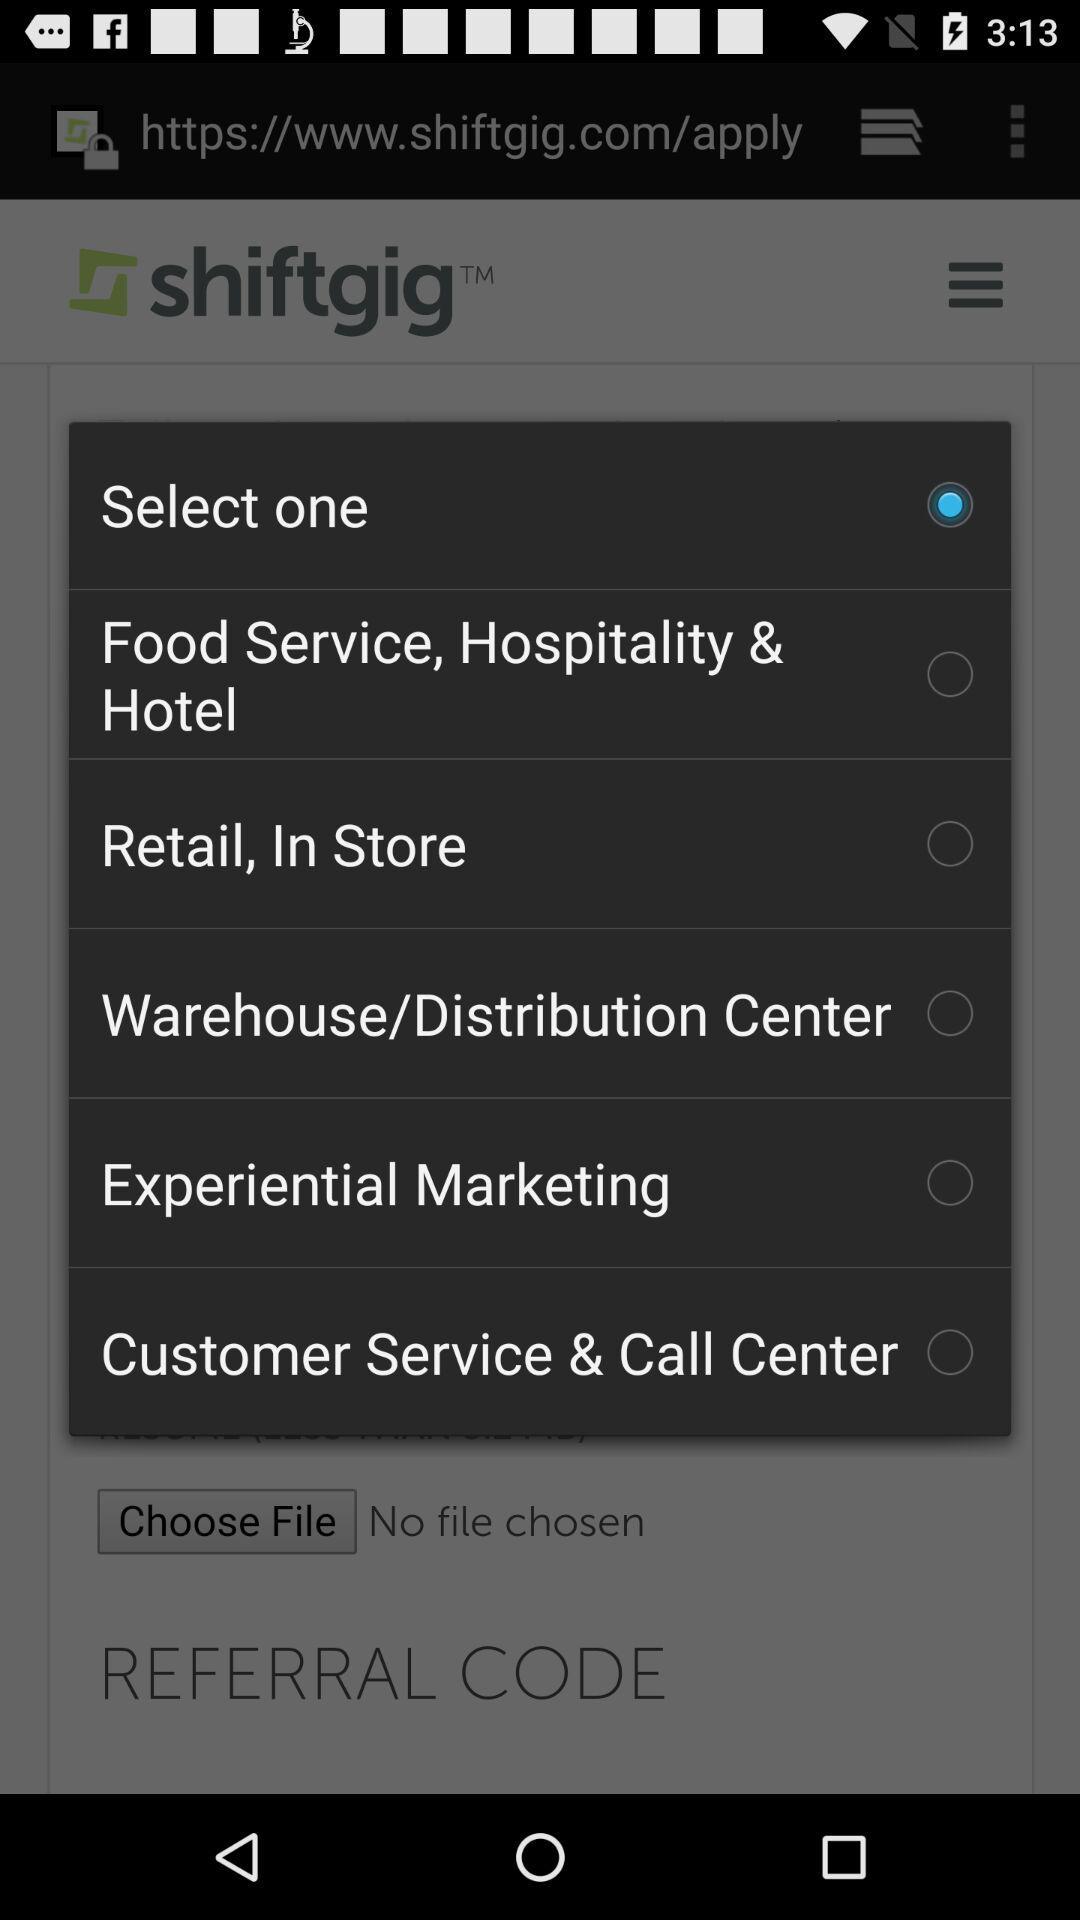 The image size is (1080, 1920). I want to click on the item above customer service call checkbox, so click(540, 1182).